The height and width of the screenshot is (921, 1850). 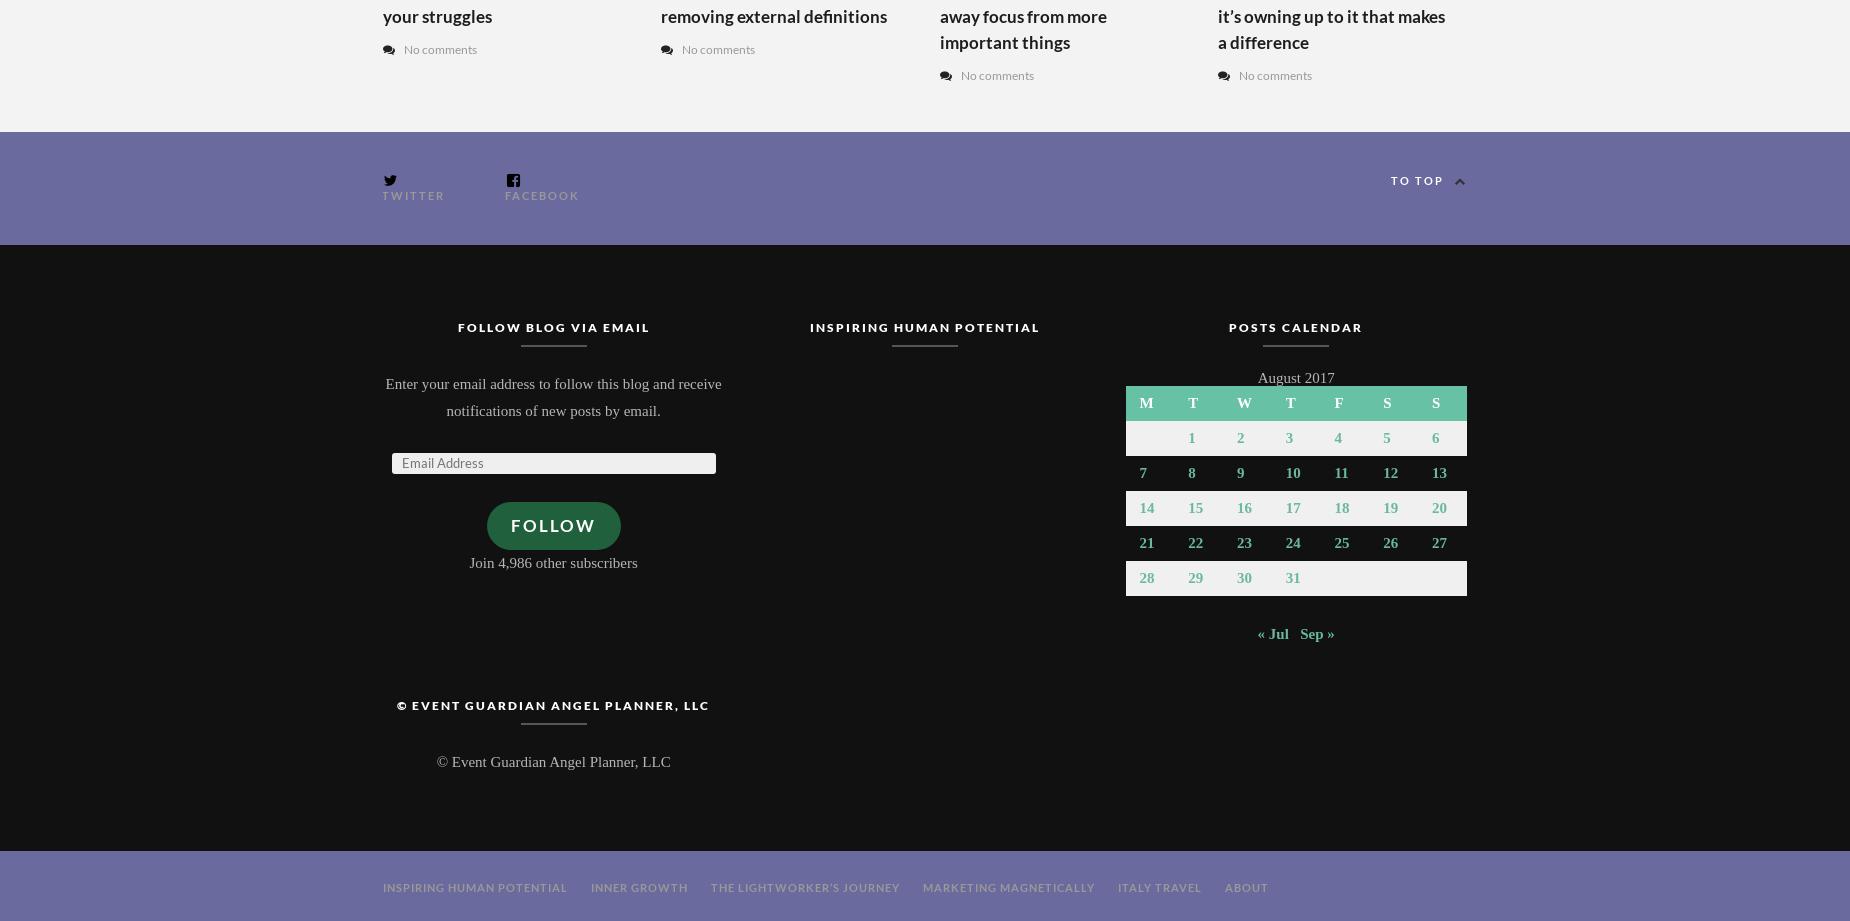 What do you see at coordinates (1145, 577) in the screenshot?
I see `'28'` at bounding box center [1145, 577].